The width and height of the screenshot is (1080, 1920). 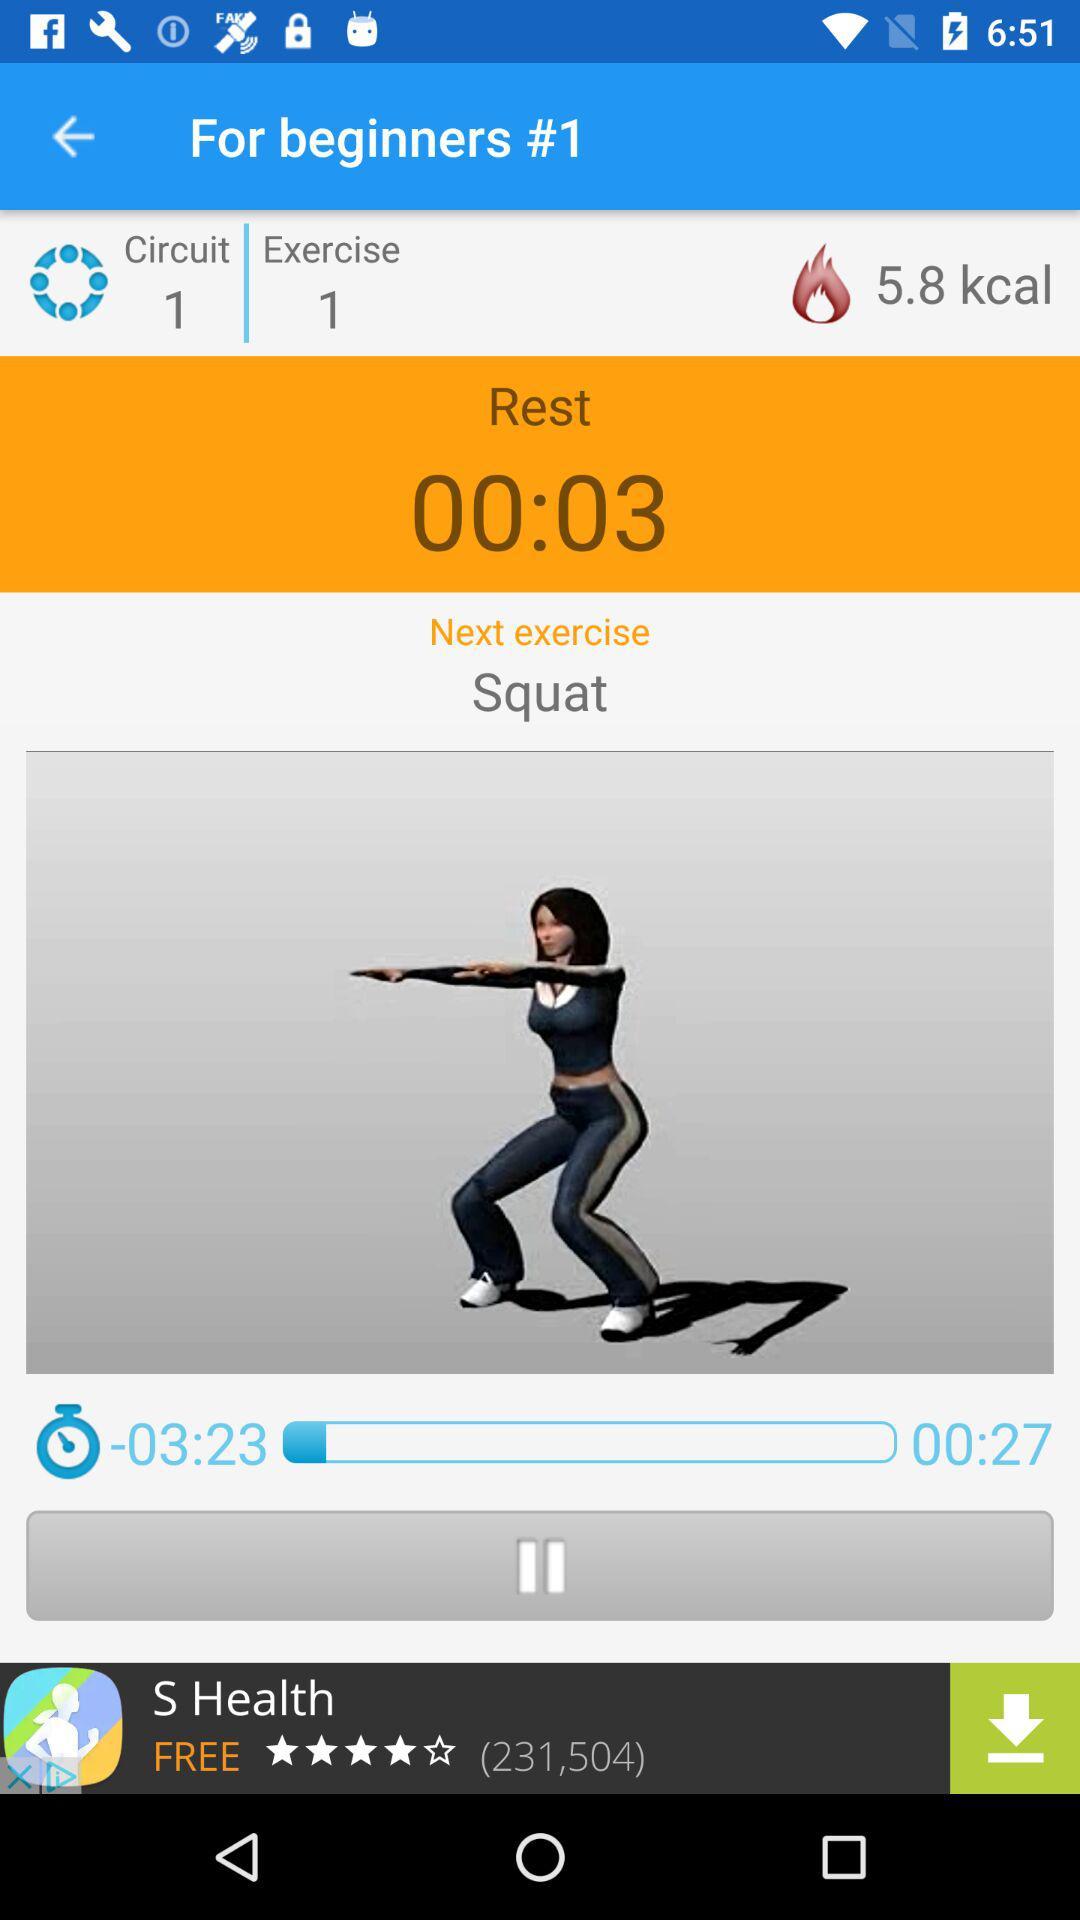 I want to click on pause button, so click(x=540, y=1564).